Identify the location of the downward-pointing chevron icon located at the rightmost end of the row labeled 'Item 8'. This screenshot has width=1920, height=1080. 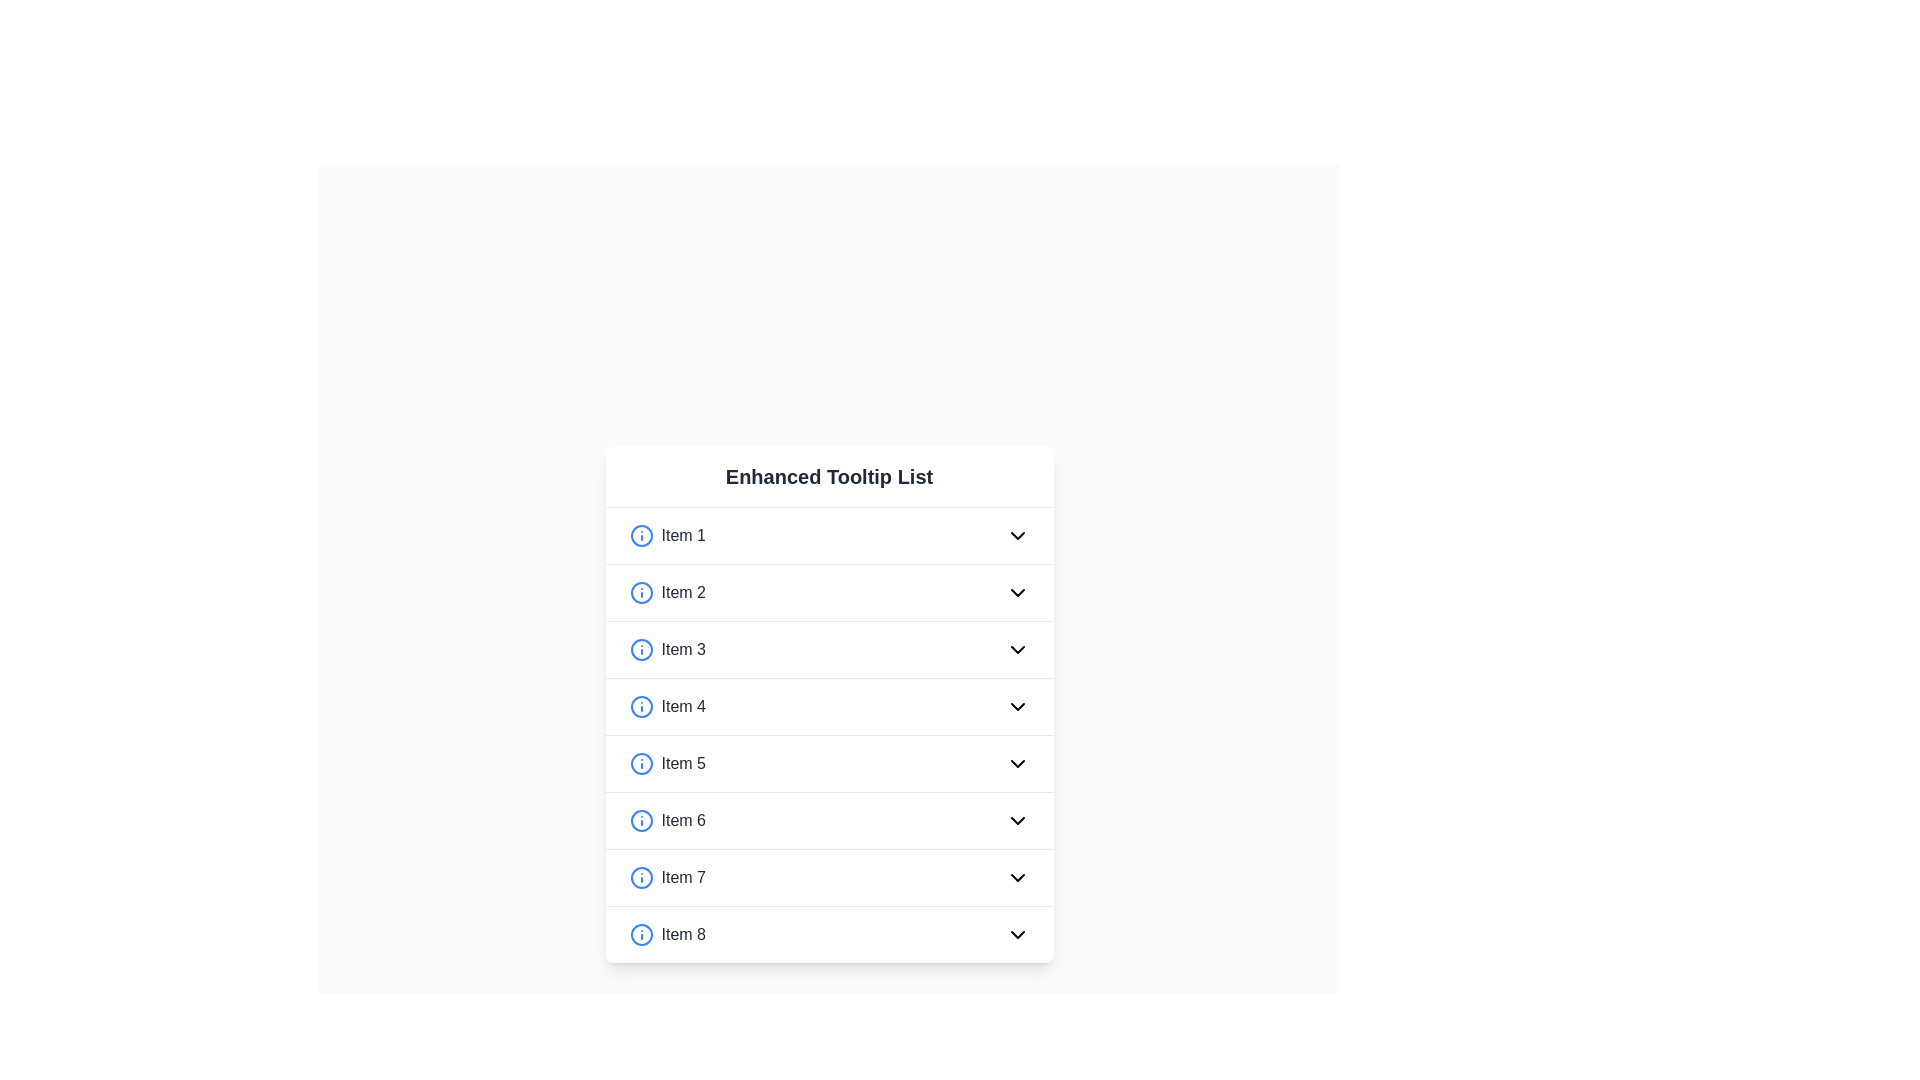
(1017, 934).